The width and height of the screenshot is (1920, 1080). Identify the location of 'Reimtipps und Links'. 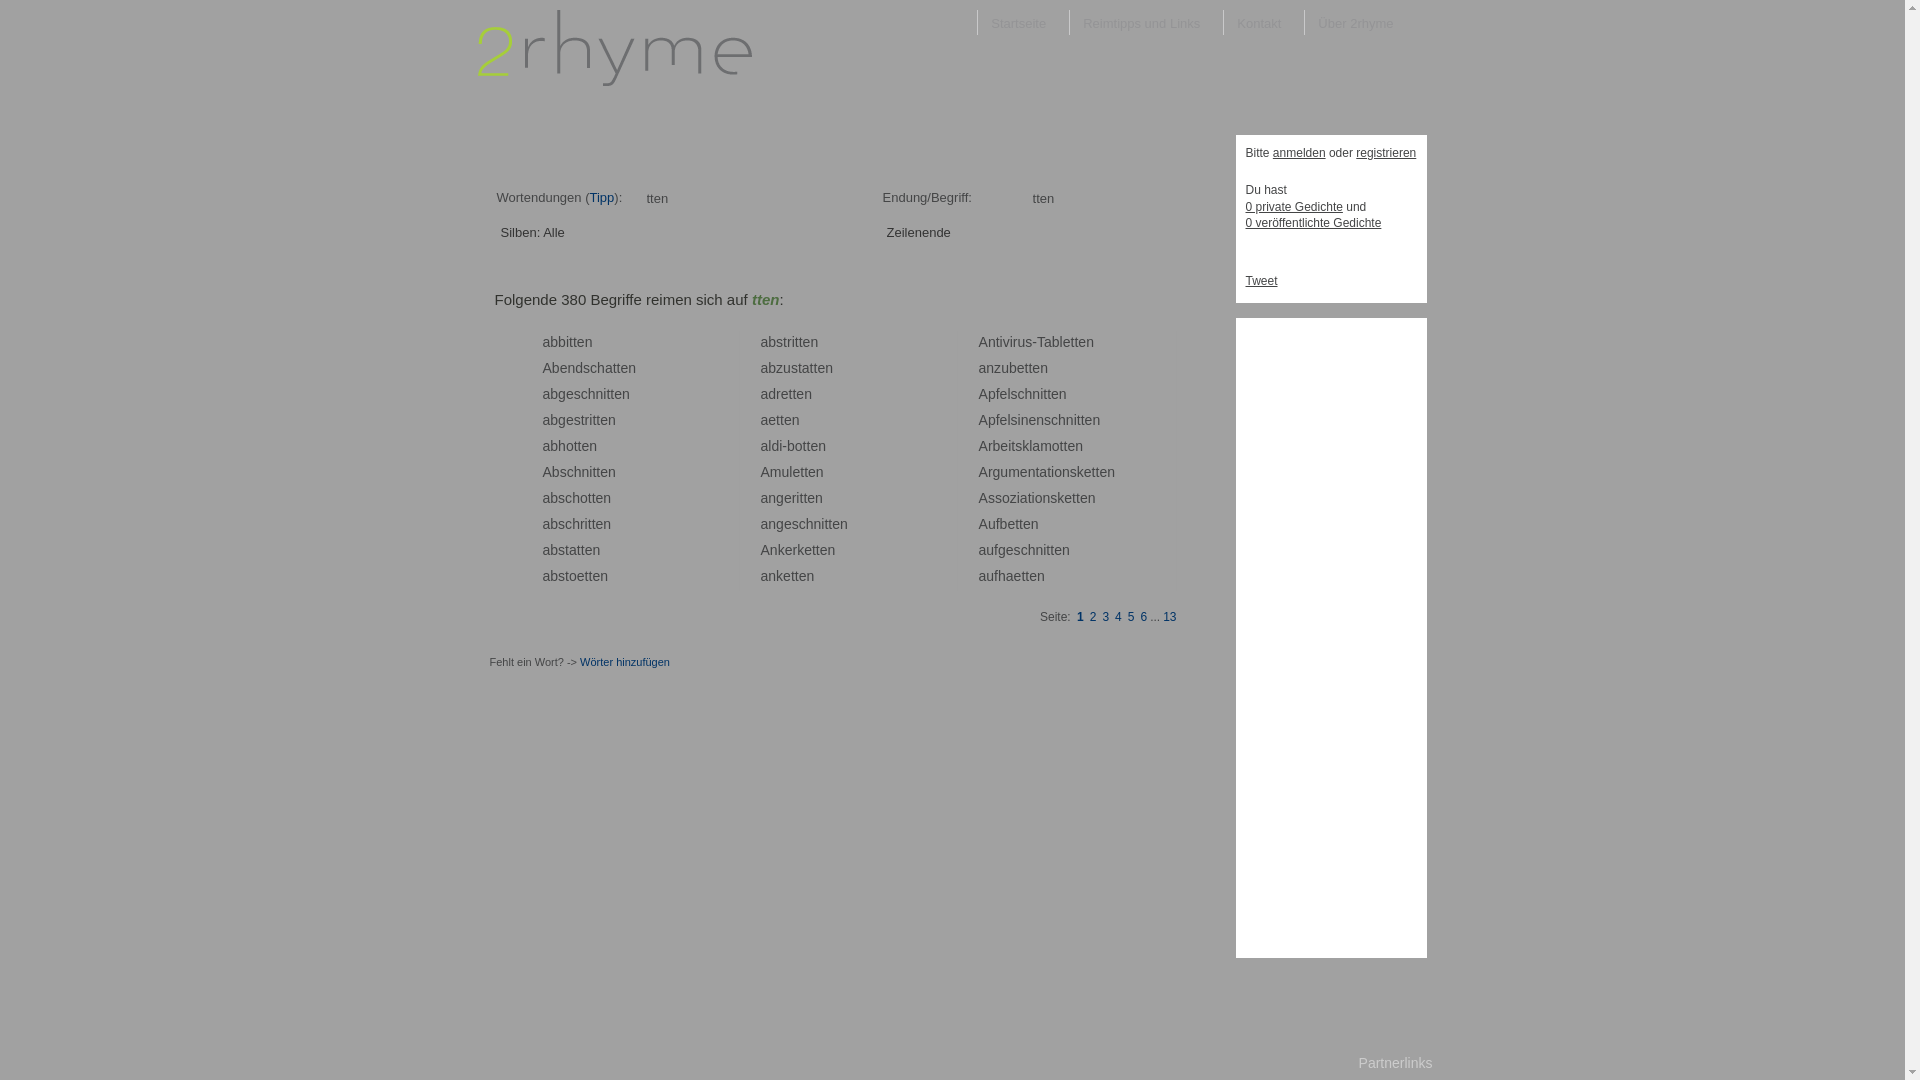
(1146, 22).